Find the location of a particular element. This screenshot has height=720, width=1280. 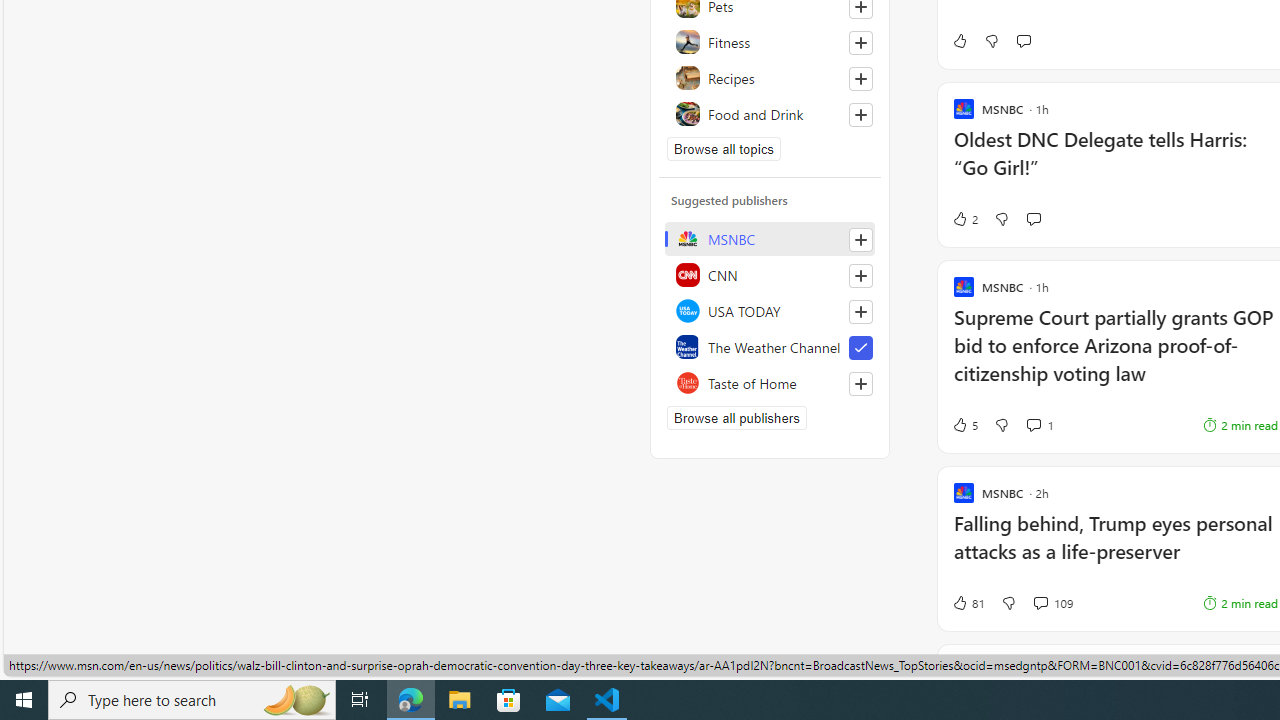

'The Weather Channel' is located at coordinates (769, 346).